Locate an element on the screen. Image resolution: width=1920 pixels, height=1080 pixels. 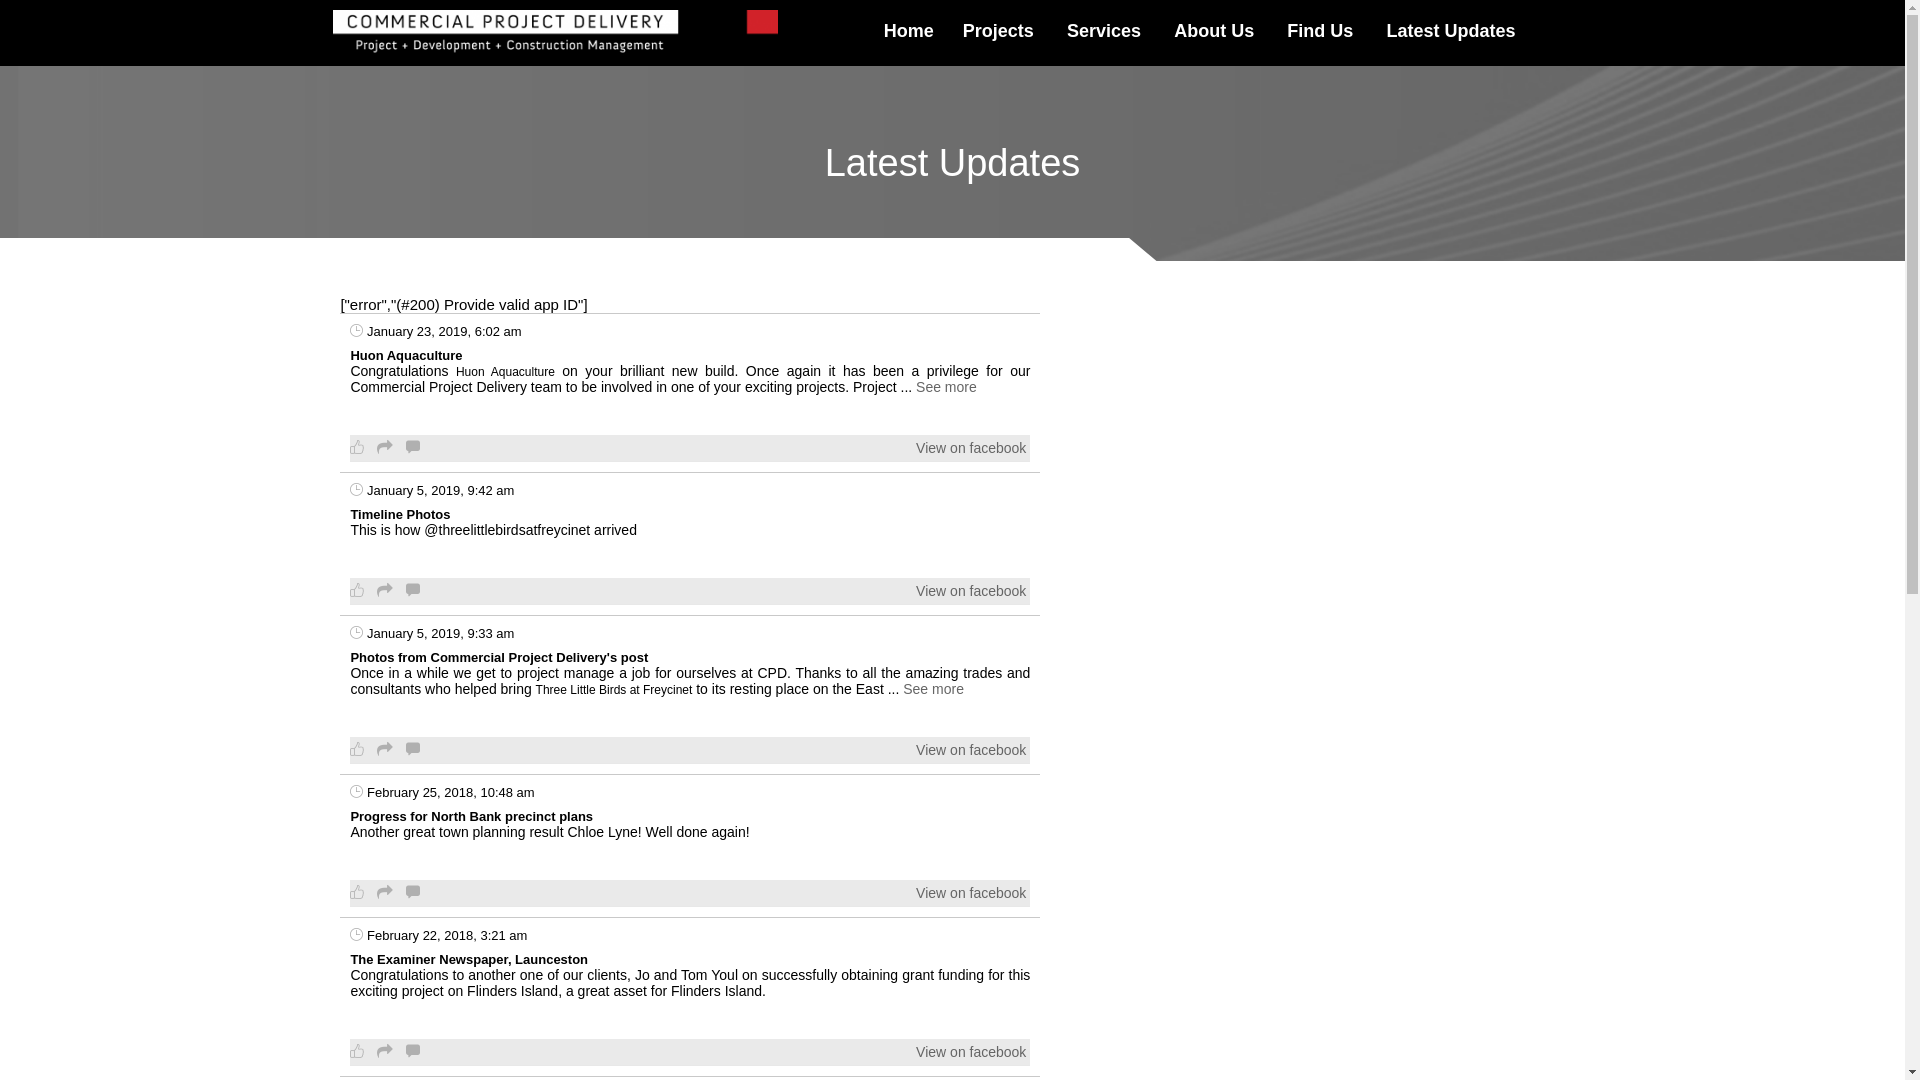
'Home' is located at coordinates (882, 31).